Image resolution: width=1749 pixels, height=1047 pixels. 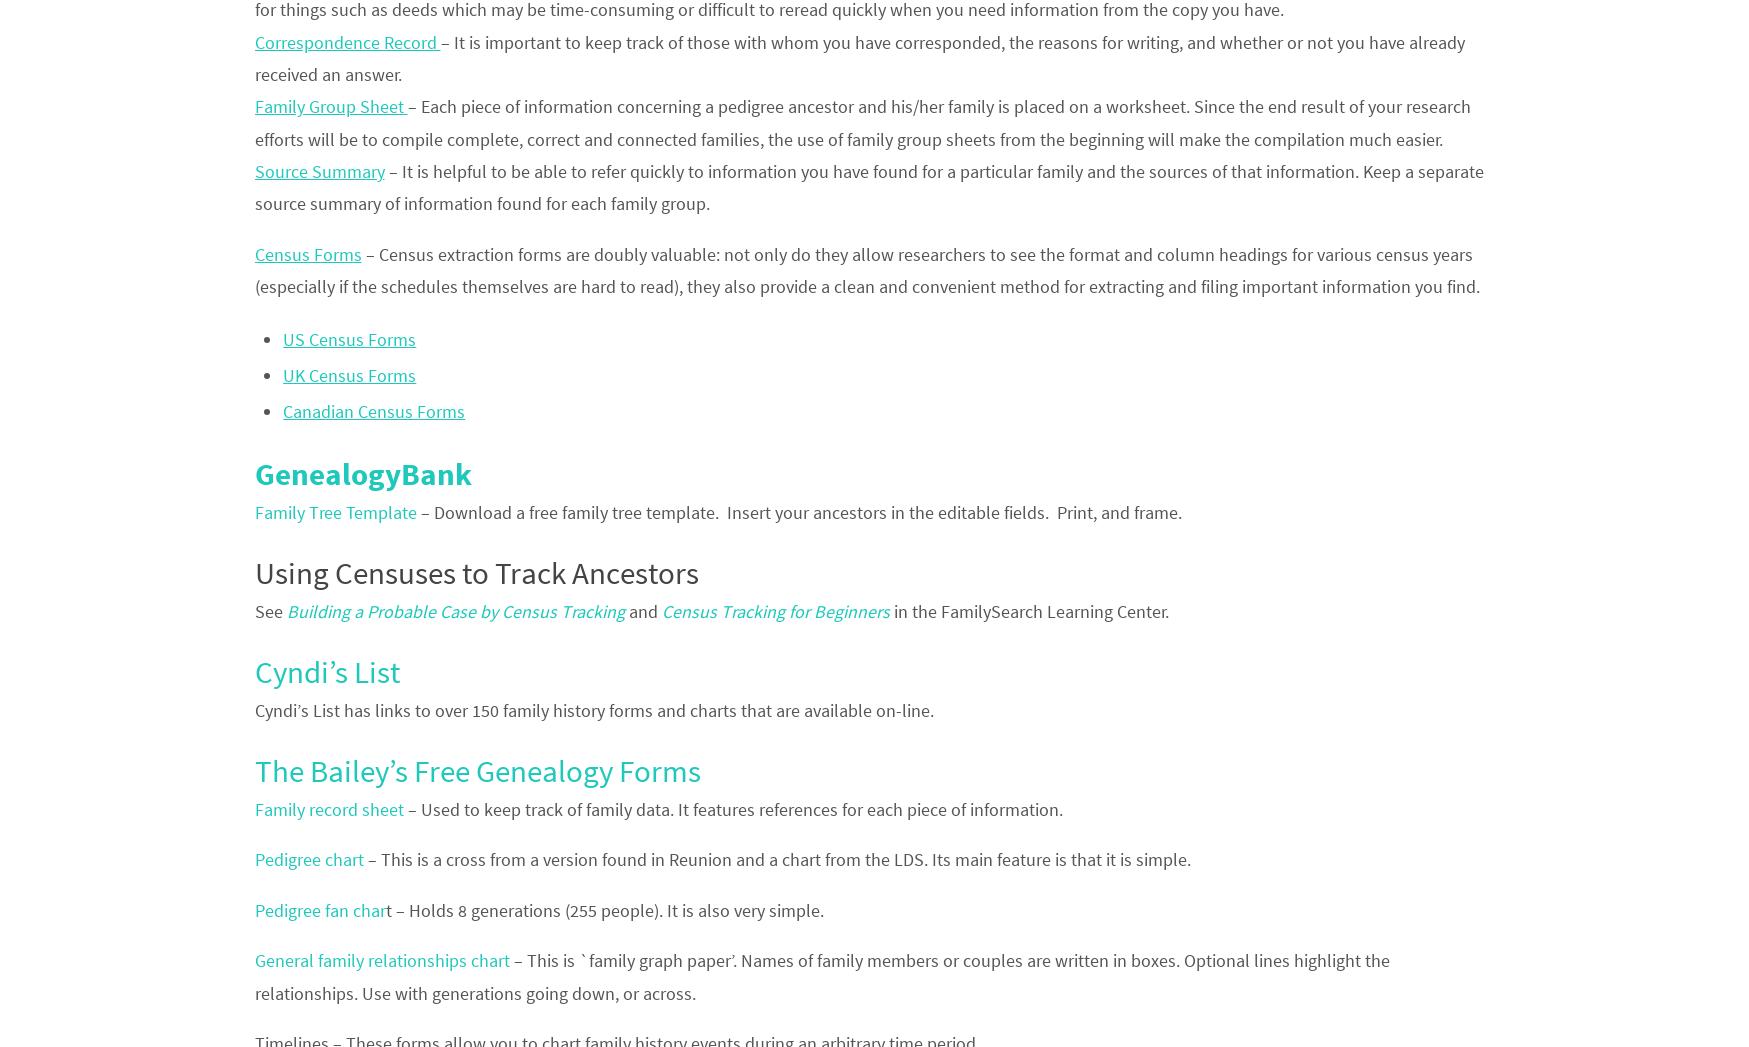 What do you see at coordinates (327, 808) in the screenshot?
I see `'Family record sheet'` at bounding box center [327, 808].